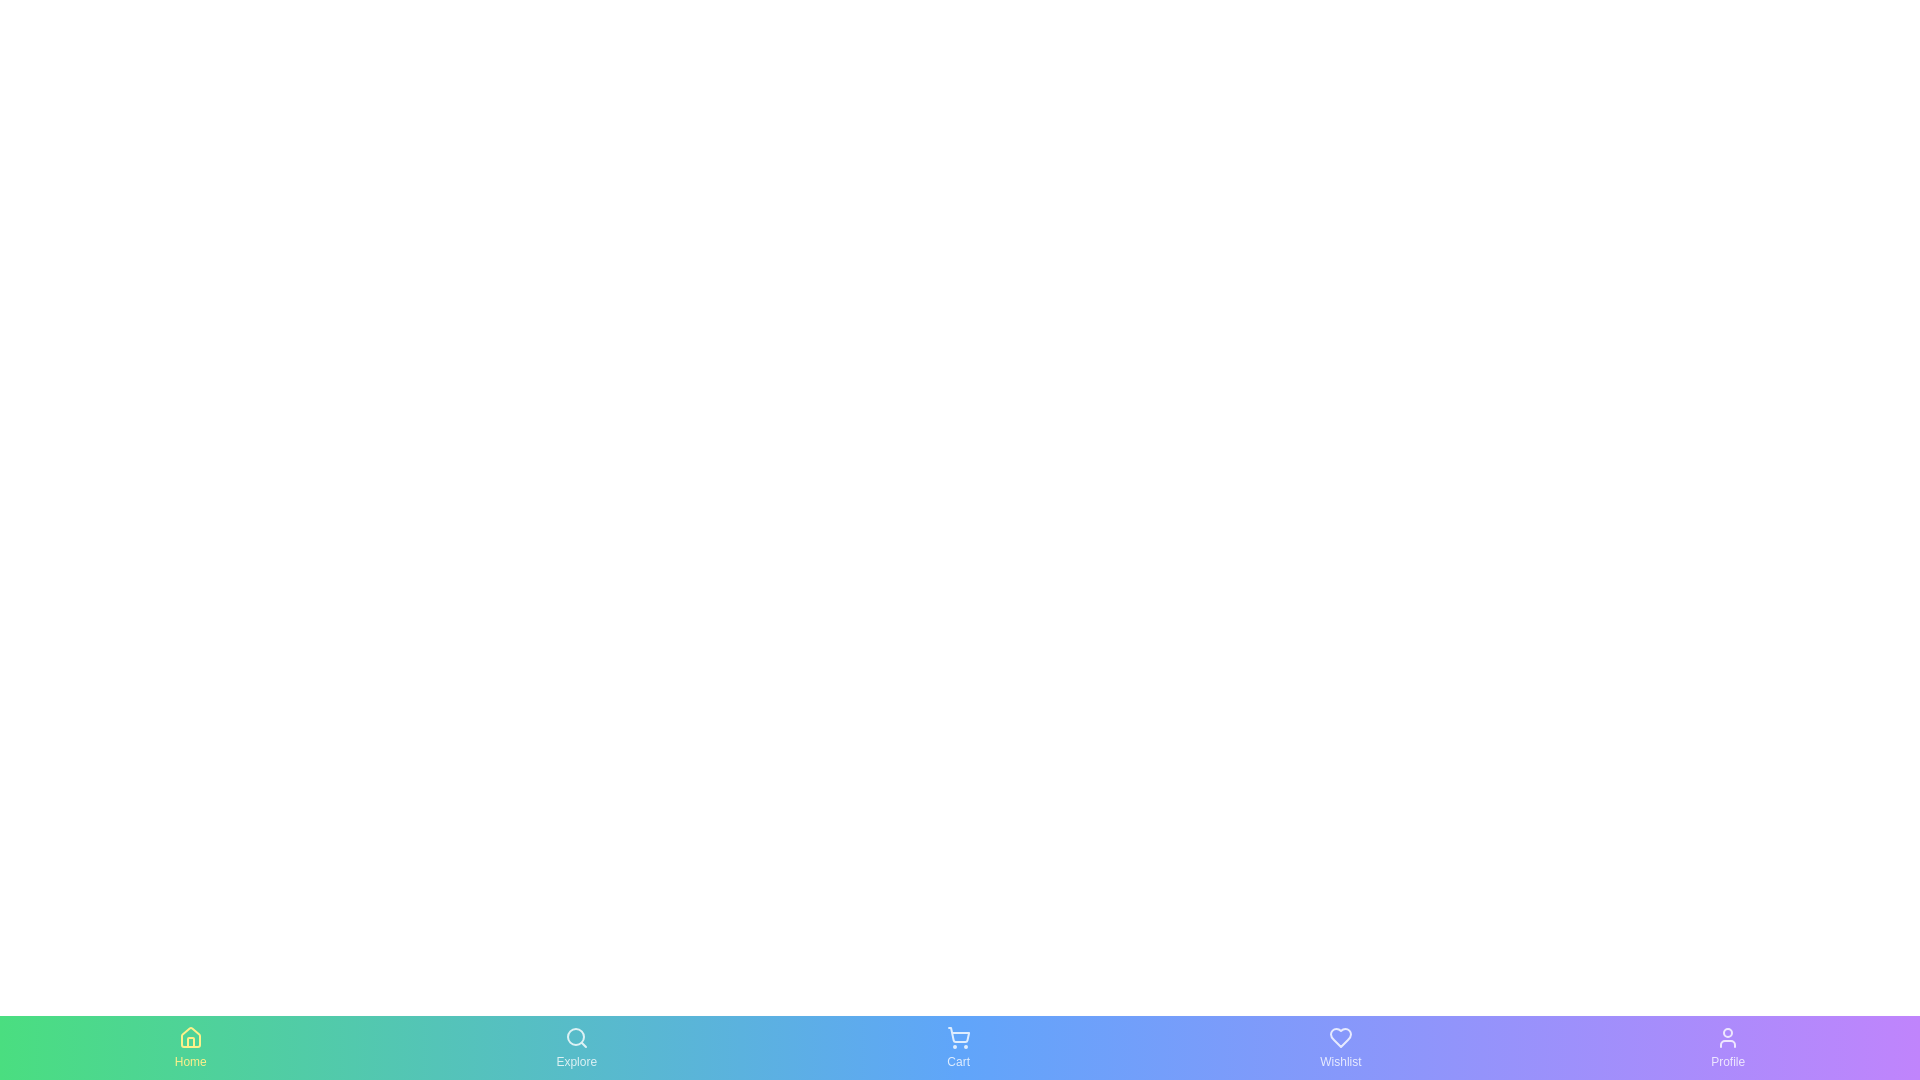 Image resolution: width=1920 pixels, height=1080 pixels. I want to click on the icon labeled Wishlist, so click(1339, 1047).